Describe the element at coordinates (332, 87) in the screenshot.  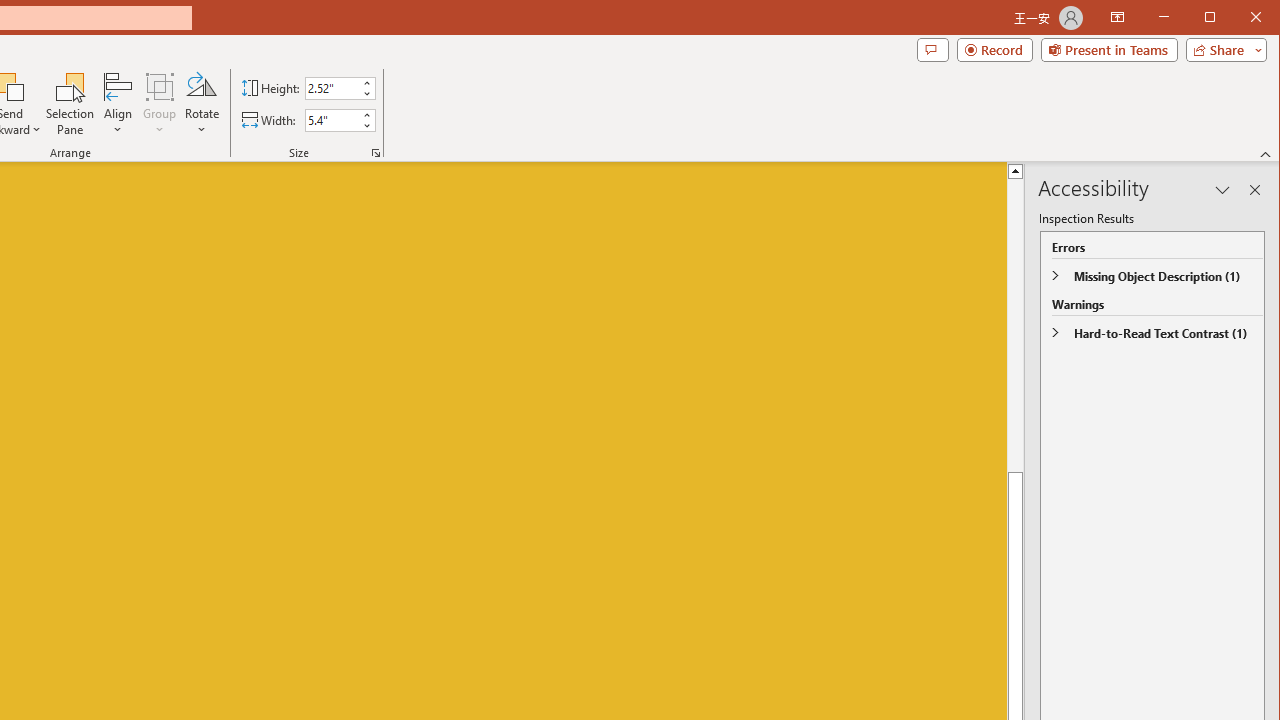
I see `'Shape Height'` at that location.